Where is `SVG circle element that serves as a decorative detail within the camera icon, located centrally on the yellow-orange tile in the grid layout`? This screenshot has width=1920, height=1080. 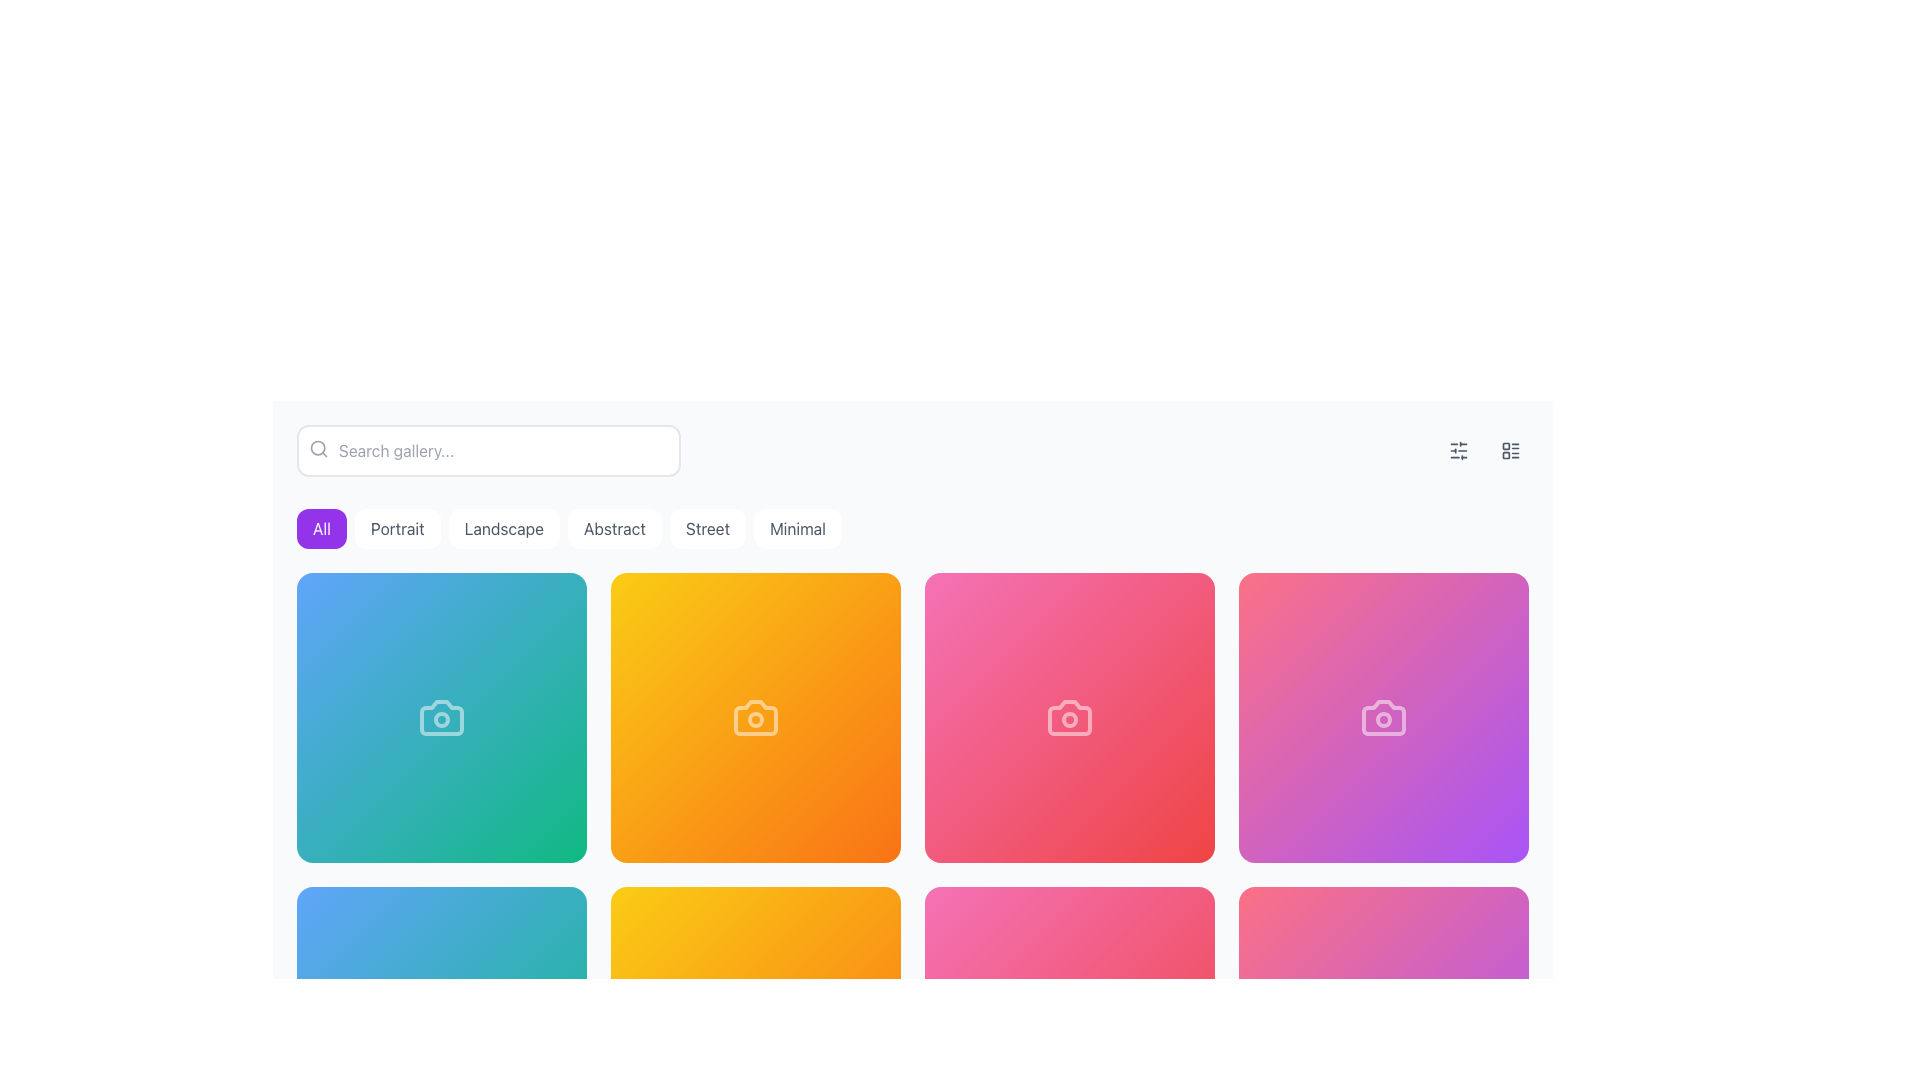
SVG circle element that serves as a decorative detail within the camera icon, located centrally on the yellow-orange tile in the grid layout is located at coordinates (754, 720).